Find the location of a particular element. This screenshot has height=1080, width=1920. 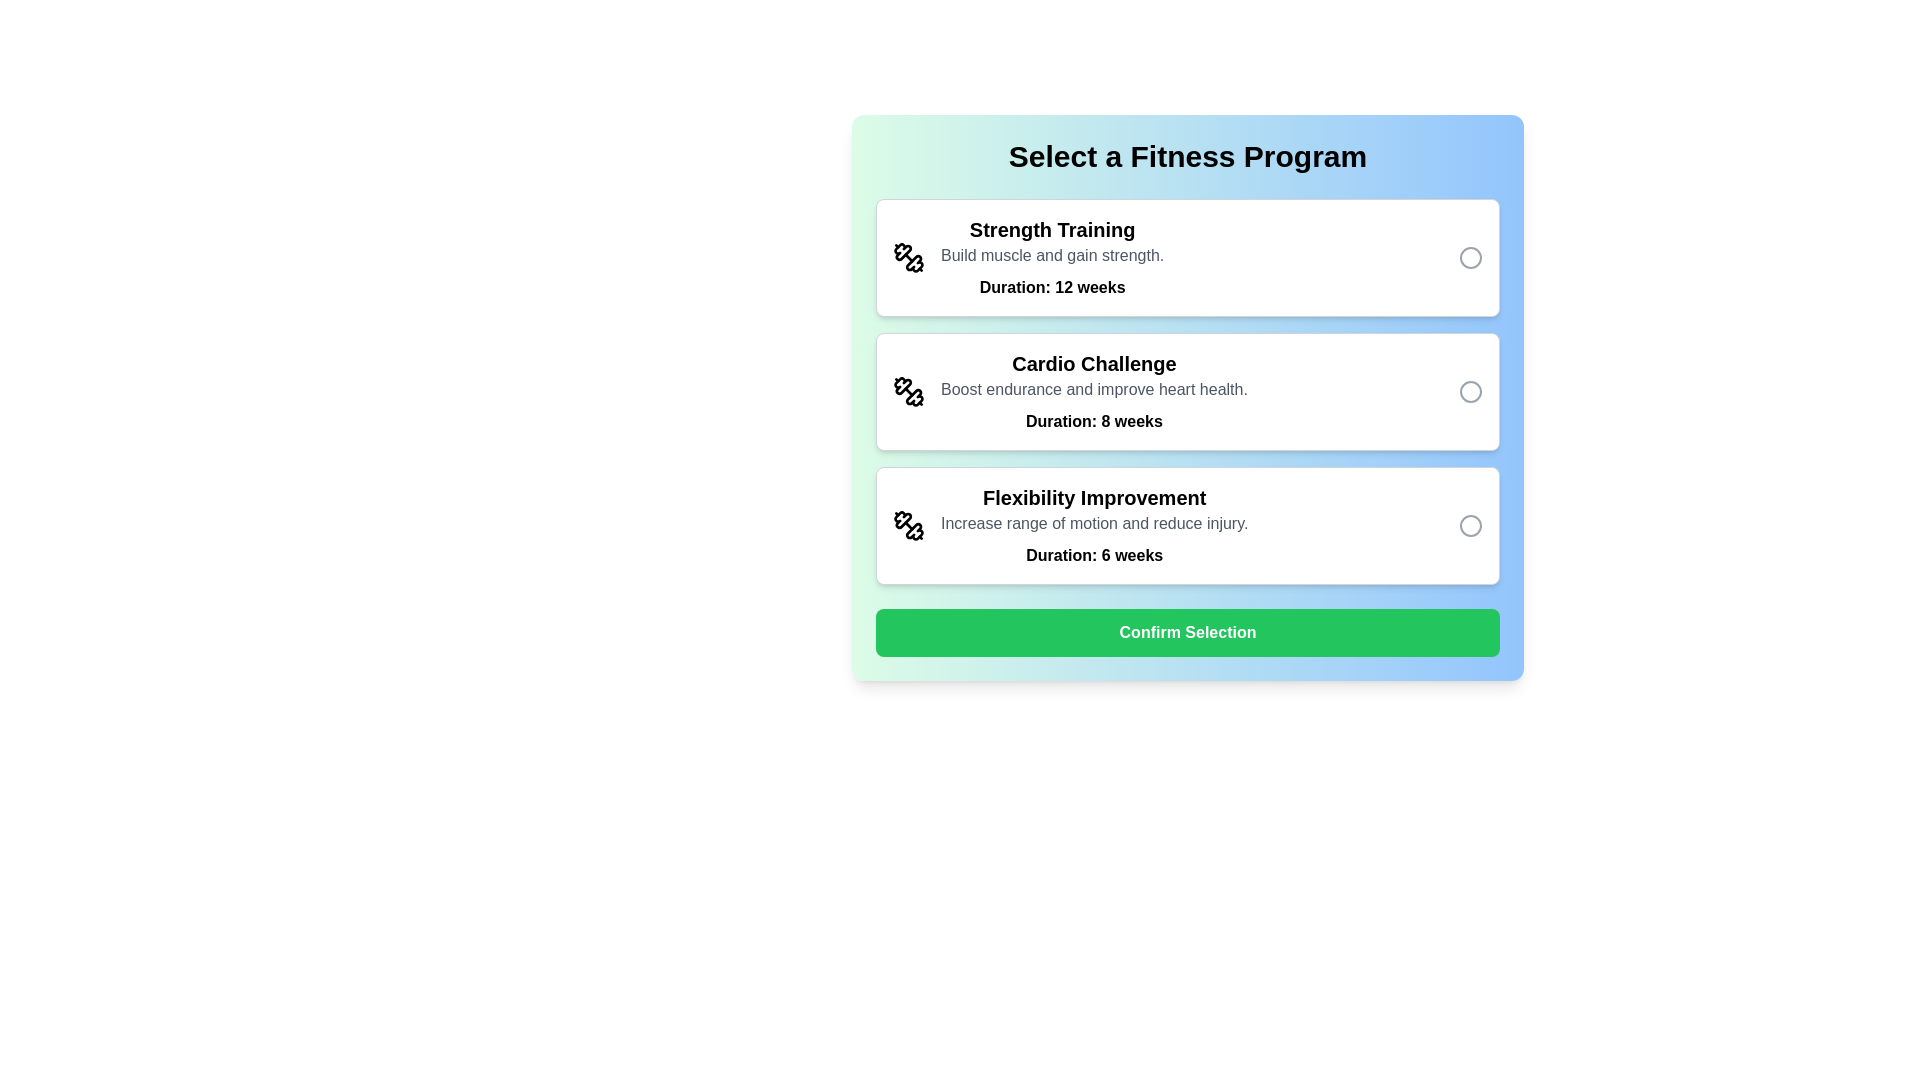

the black dumbbell SVG icon located in the third selectable option titled 'Flexibility Improvement', which is positioned to the left of the text describing the program is located at coordinates (907, 524).